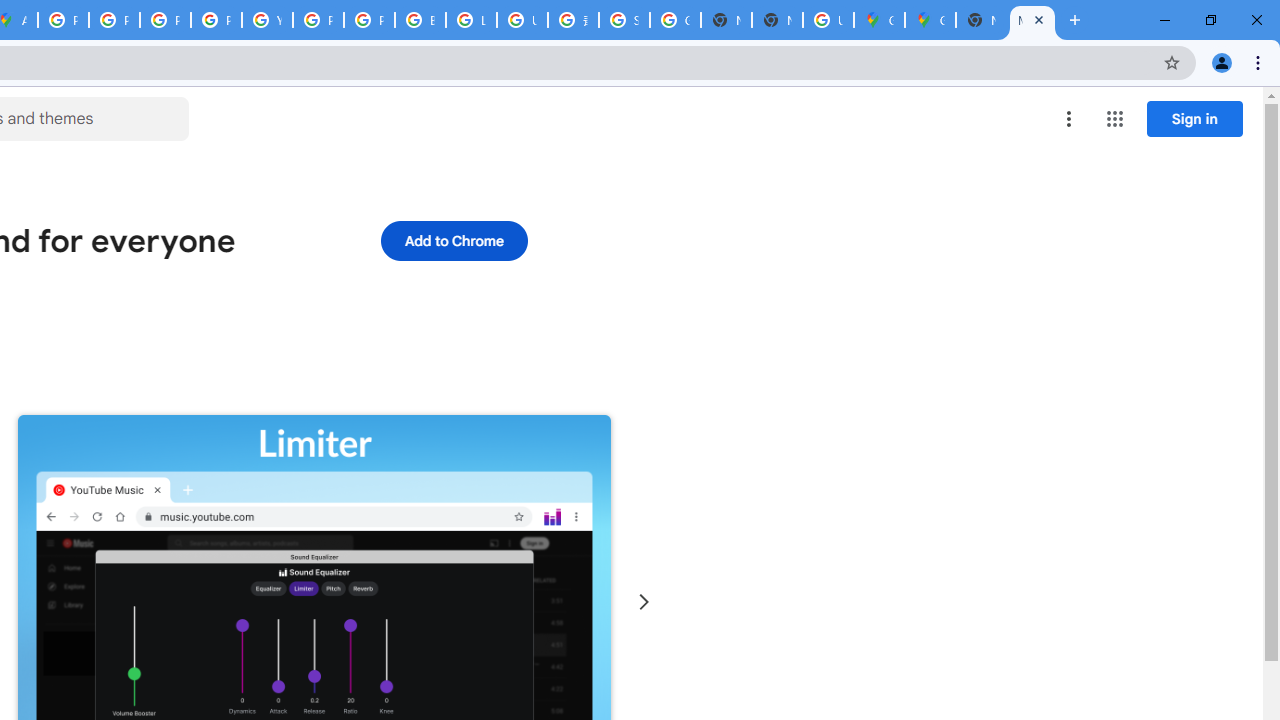 The image size is (1280, 720). I want to click on 'Restore', so click(1209, 20).